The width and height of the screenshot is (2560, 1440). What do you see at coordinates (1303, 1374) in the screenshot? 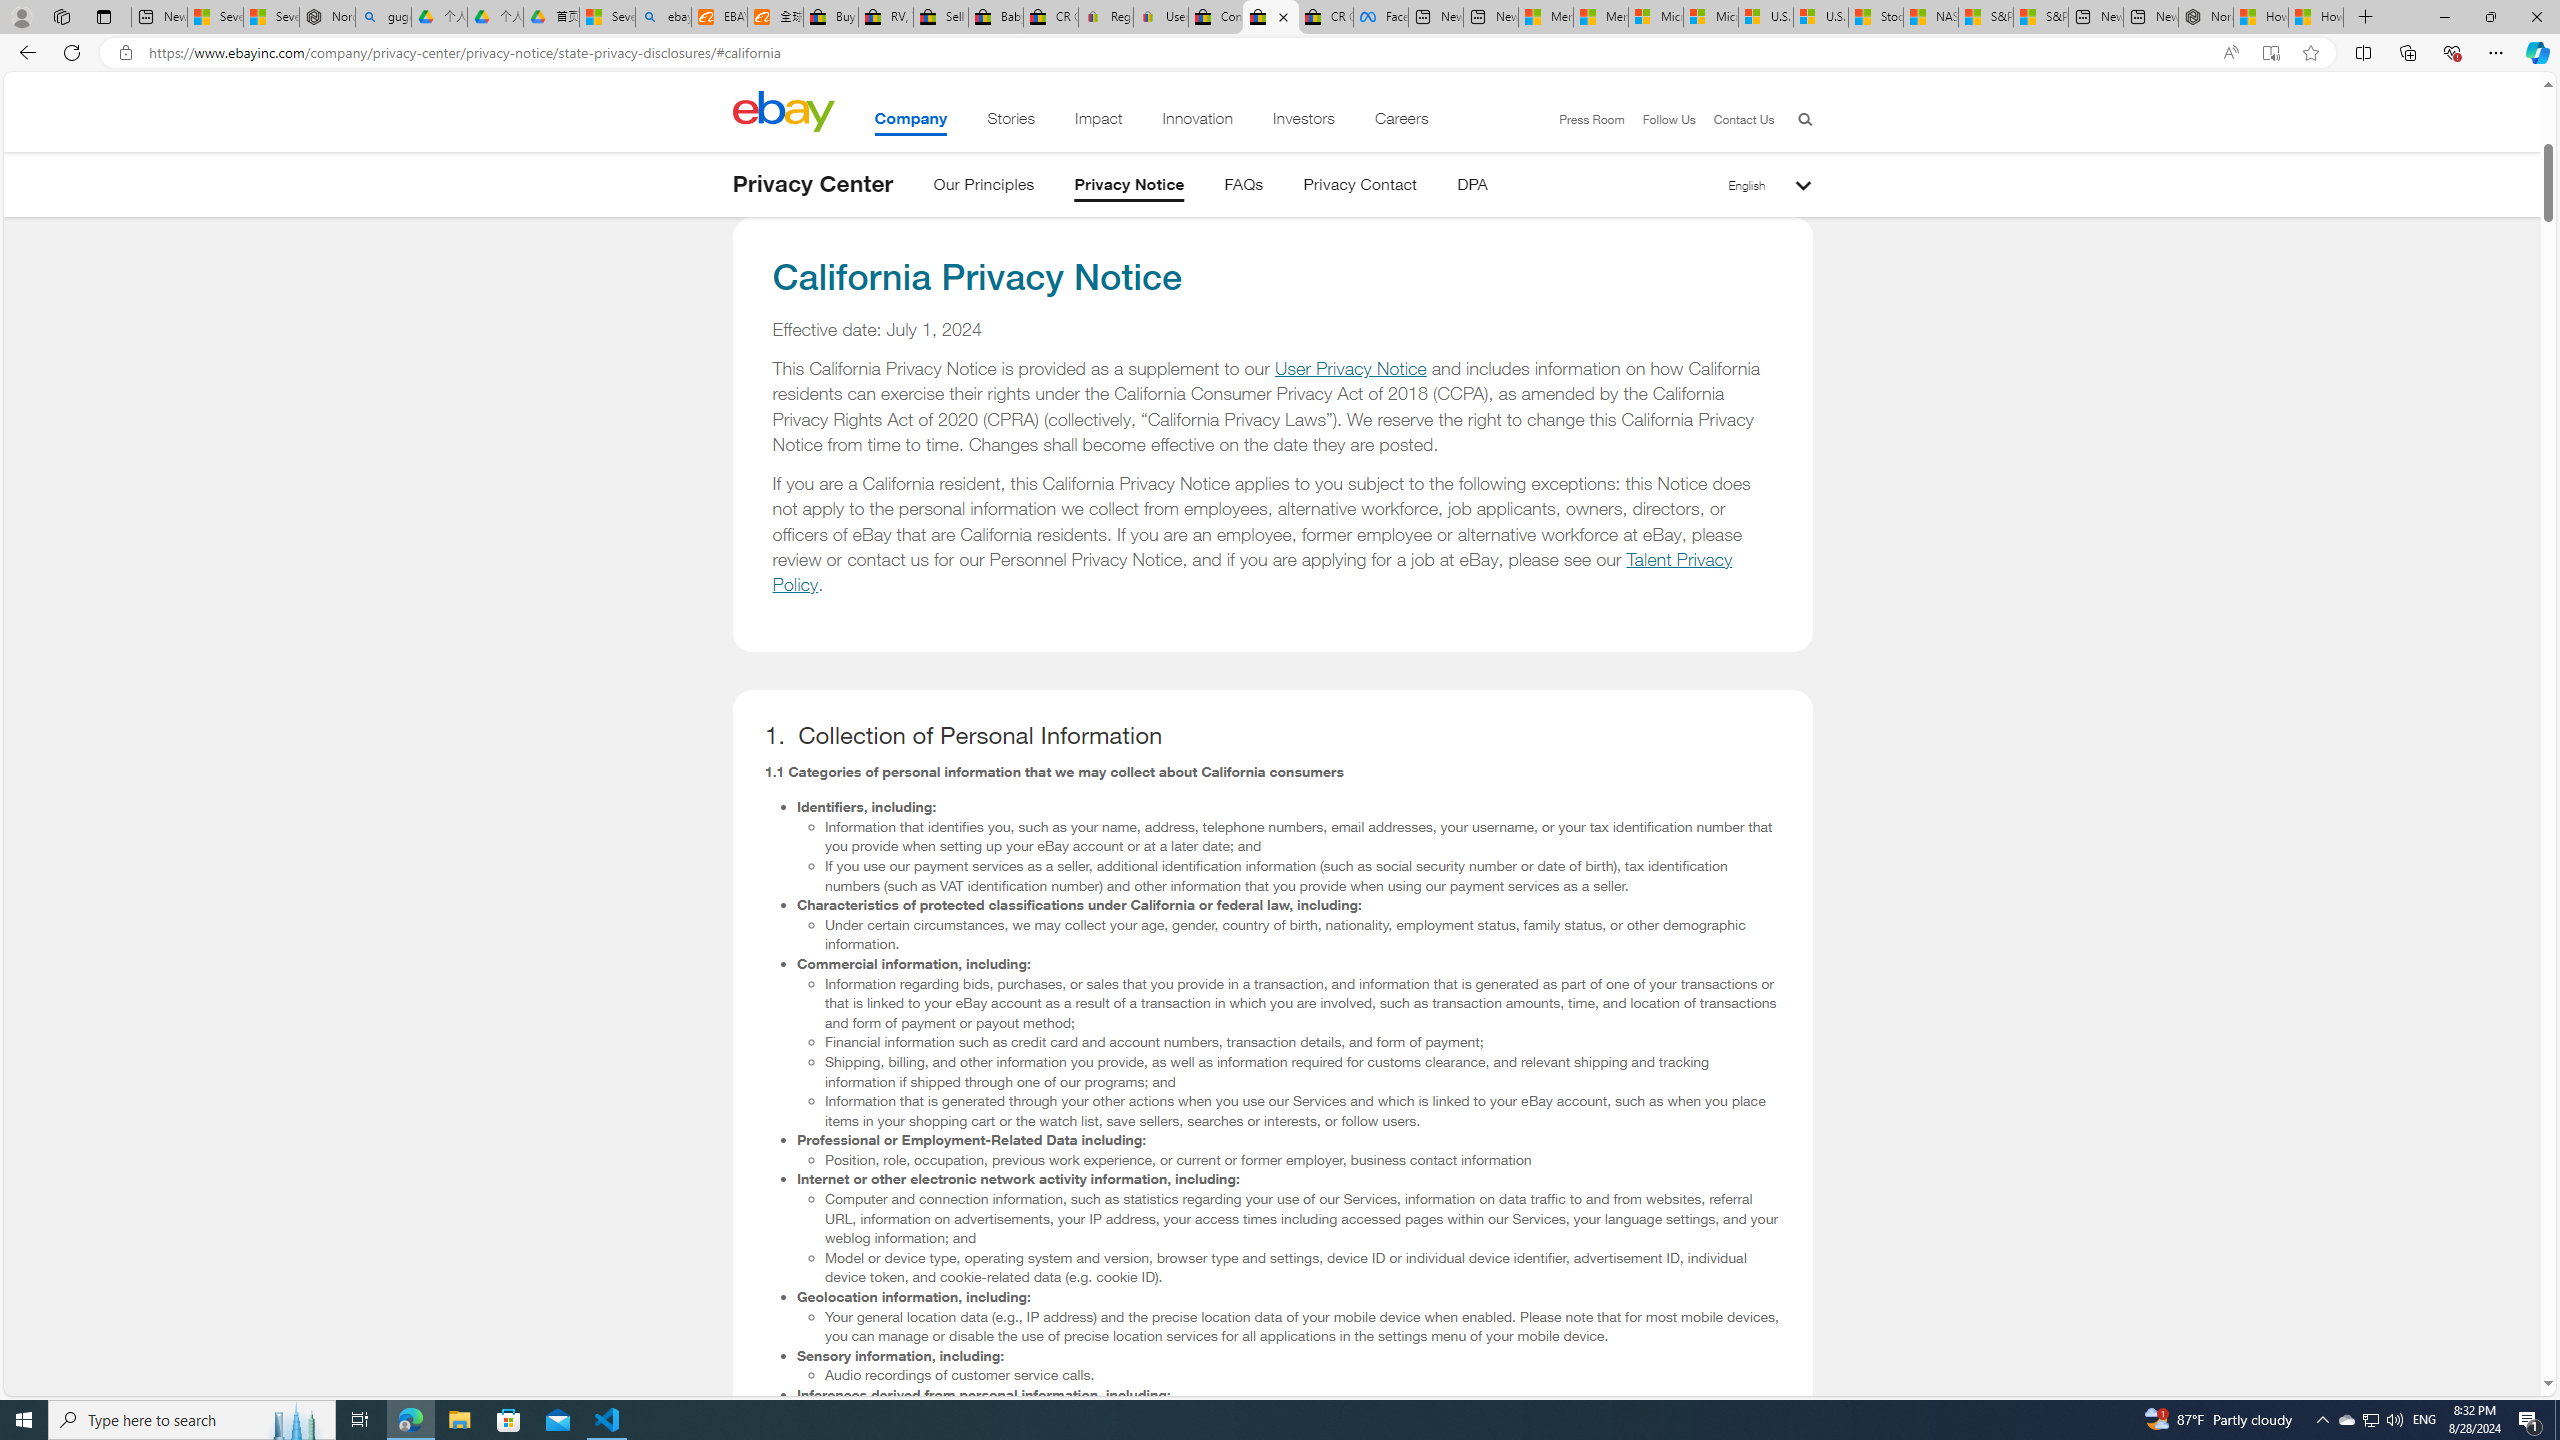
I see `'Audio recordings of customer service calls.'` at bounding box center [1303, 1374].